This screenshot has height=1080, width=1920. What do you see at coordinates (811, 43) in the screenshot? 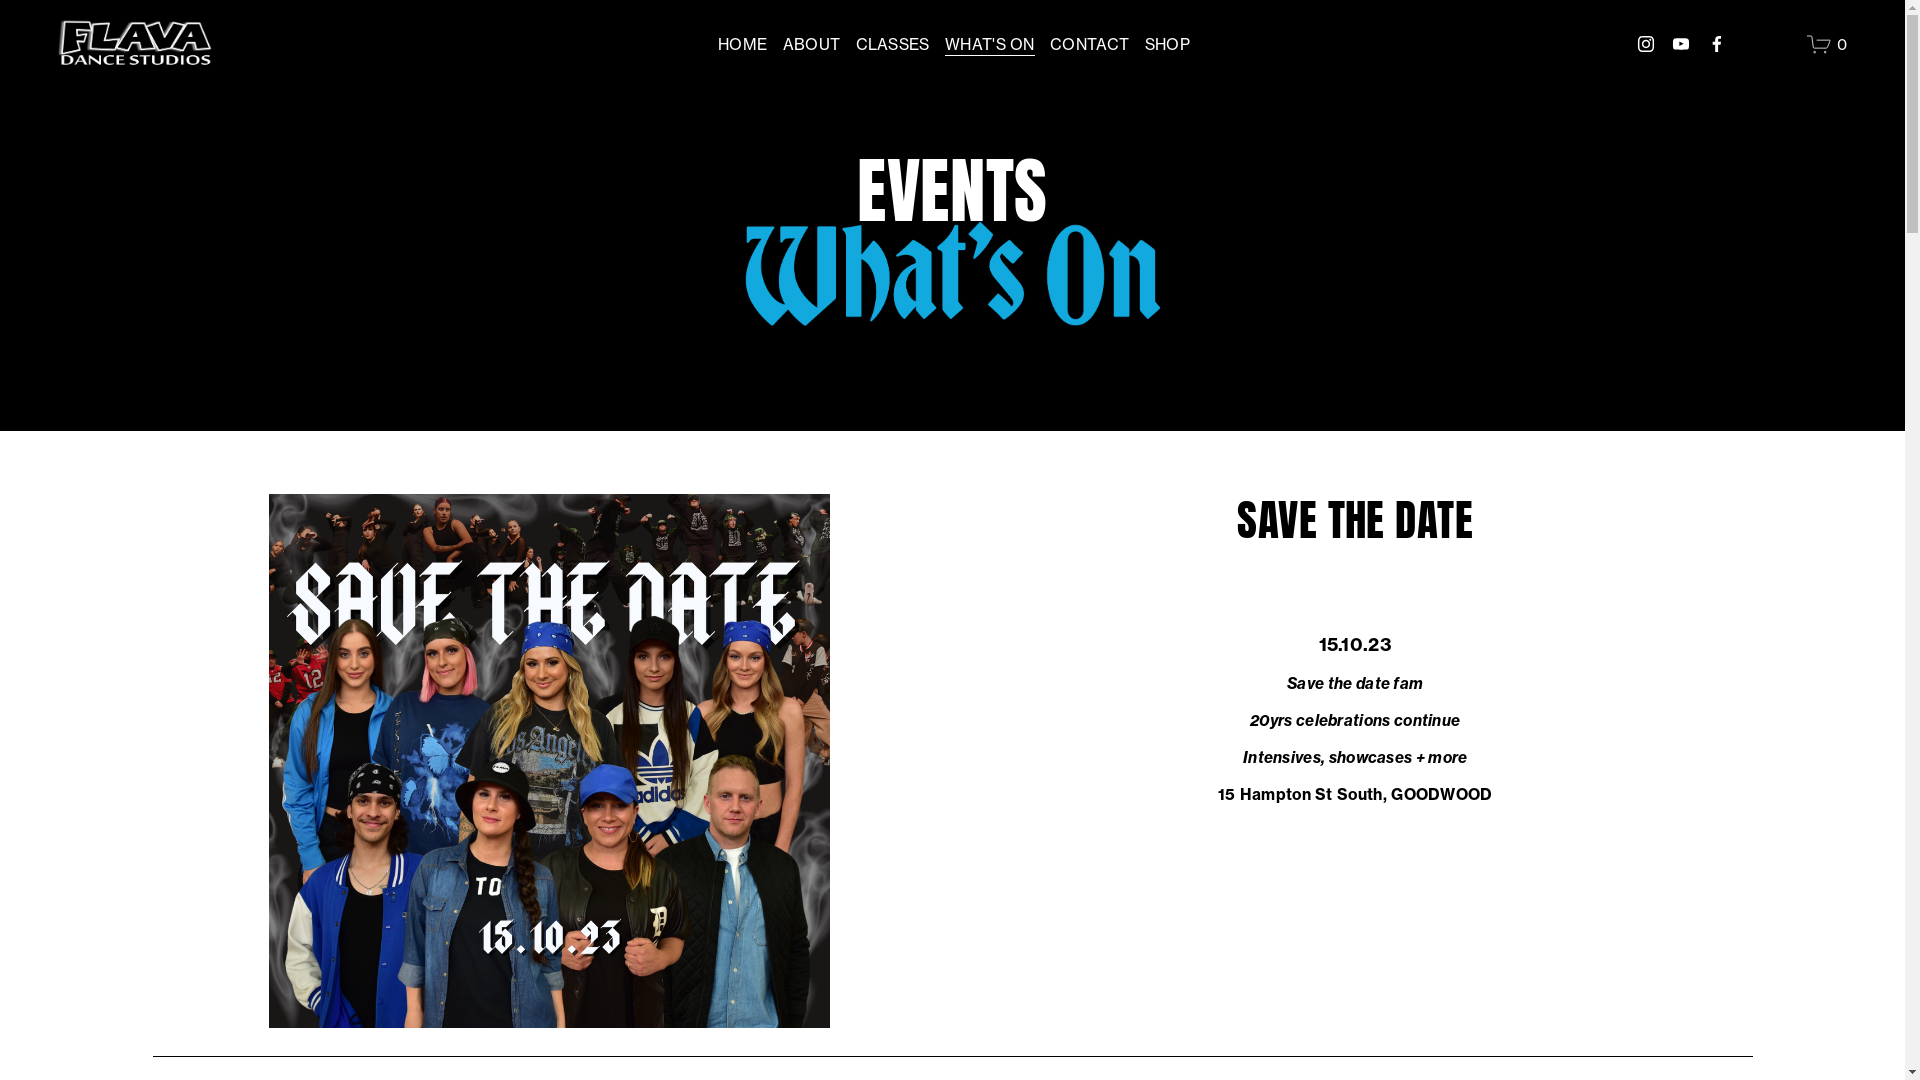
I see `'ABOUT'` at bounding box center [811, 43].